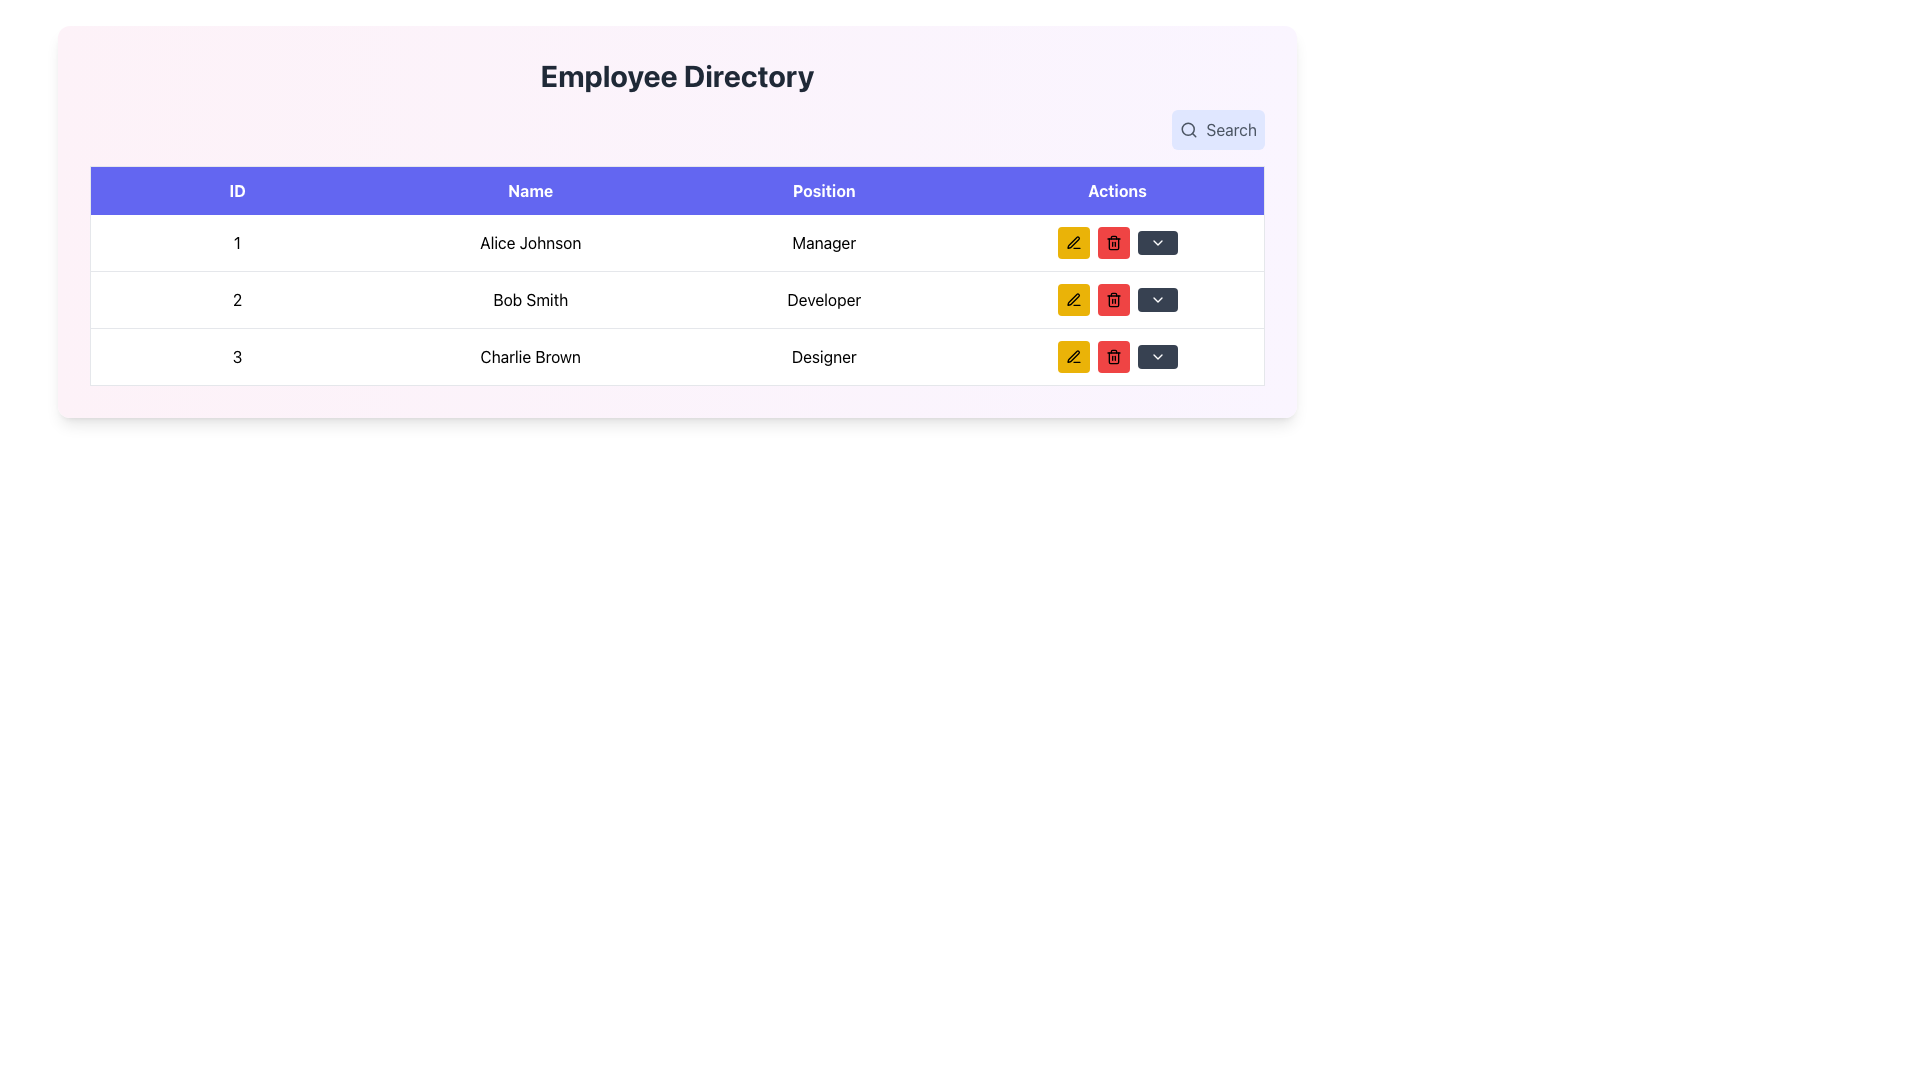 The image size is (1920, 1080). Describe the element at coordinates (1112, 300) in the screenshot. I see `the trash icon button in the 'Actions' column for the 'Bob Smith' entry` at that location.